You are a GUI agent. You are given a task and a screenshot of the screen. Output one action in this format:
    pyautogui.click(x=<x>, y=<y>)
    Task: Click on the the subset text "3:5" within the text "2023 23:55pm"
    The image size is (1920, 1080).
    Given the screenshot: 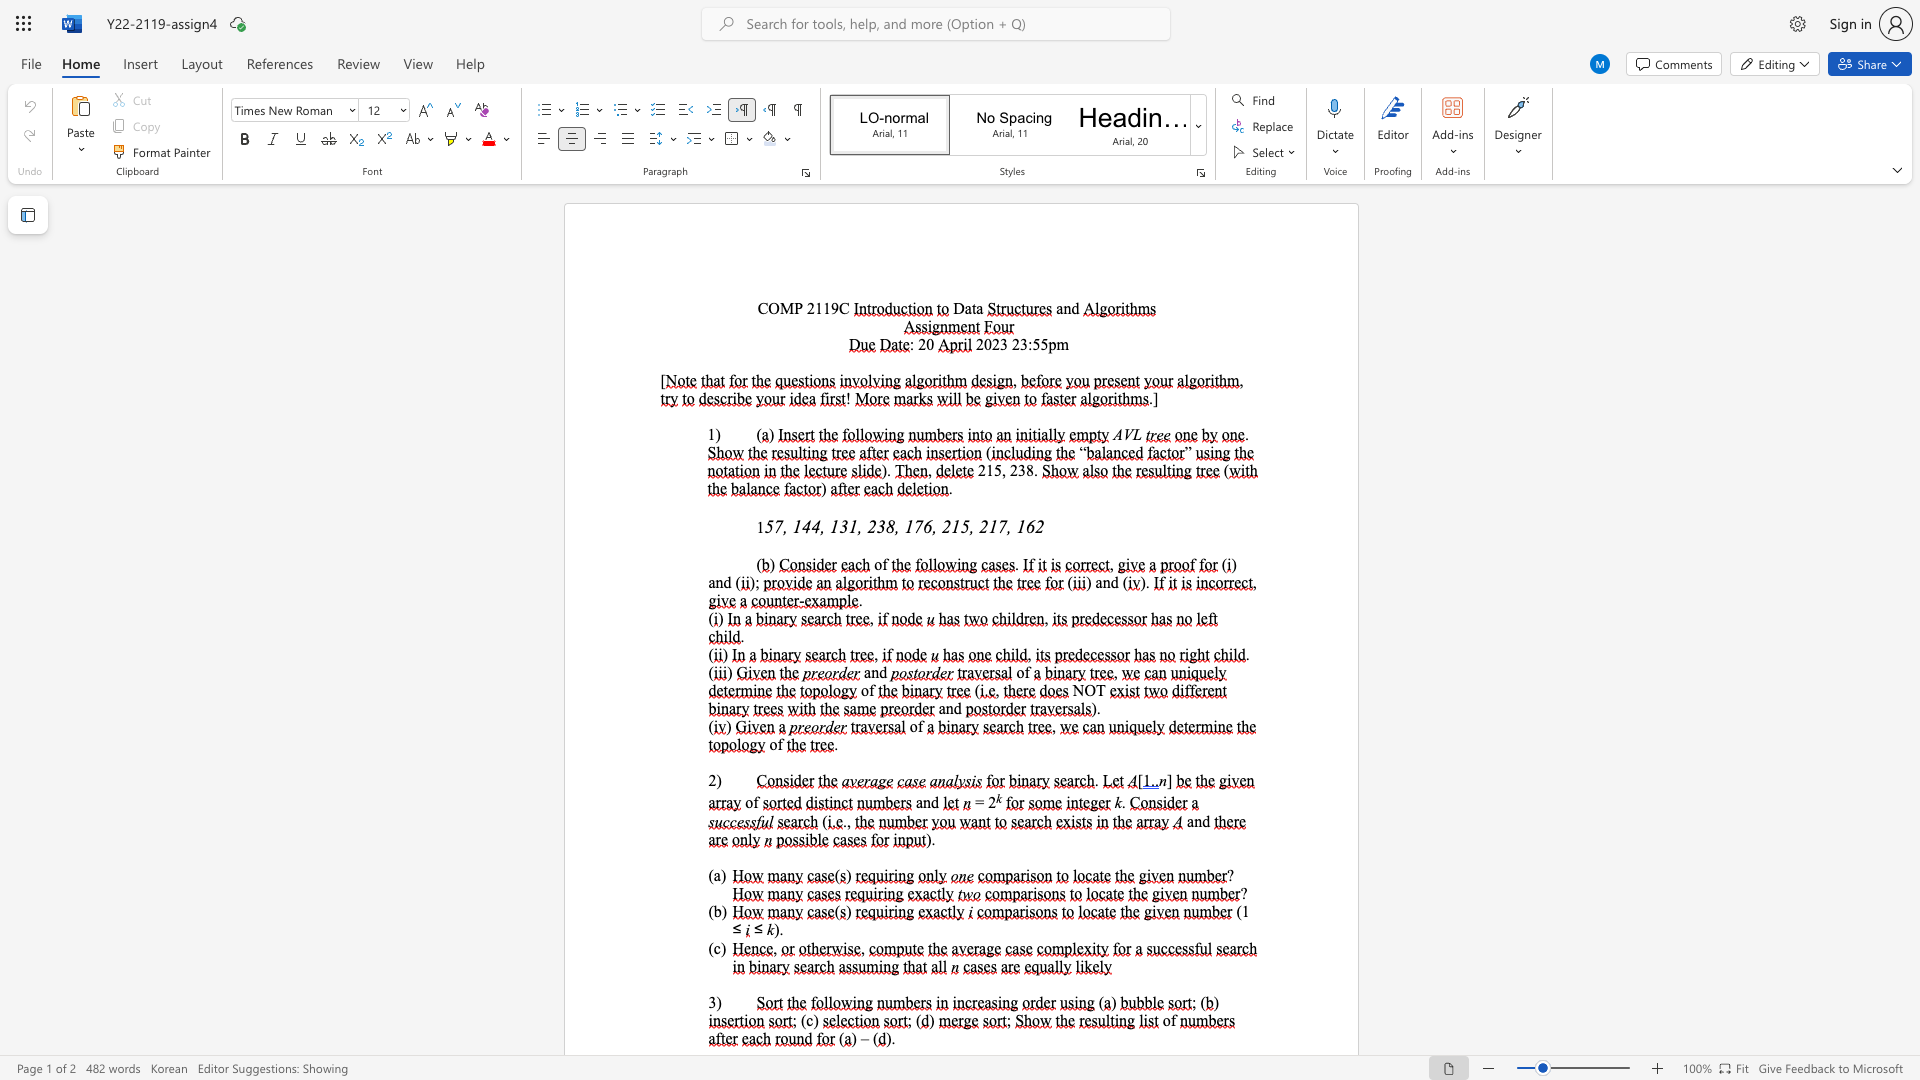 What is the action you would take?
    pyautogui.click(x=1020, y=343)
    